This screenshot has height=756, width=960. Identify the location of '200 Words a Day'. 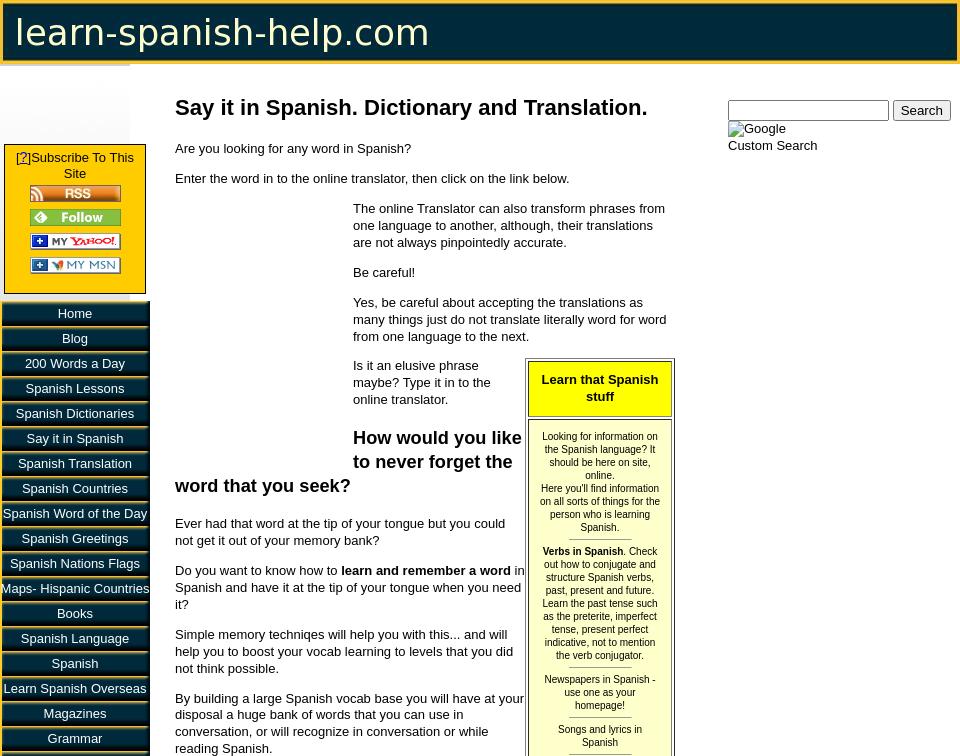
(74, 362).